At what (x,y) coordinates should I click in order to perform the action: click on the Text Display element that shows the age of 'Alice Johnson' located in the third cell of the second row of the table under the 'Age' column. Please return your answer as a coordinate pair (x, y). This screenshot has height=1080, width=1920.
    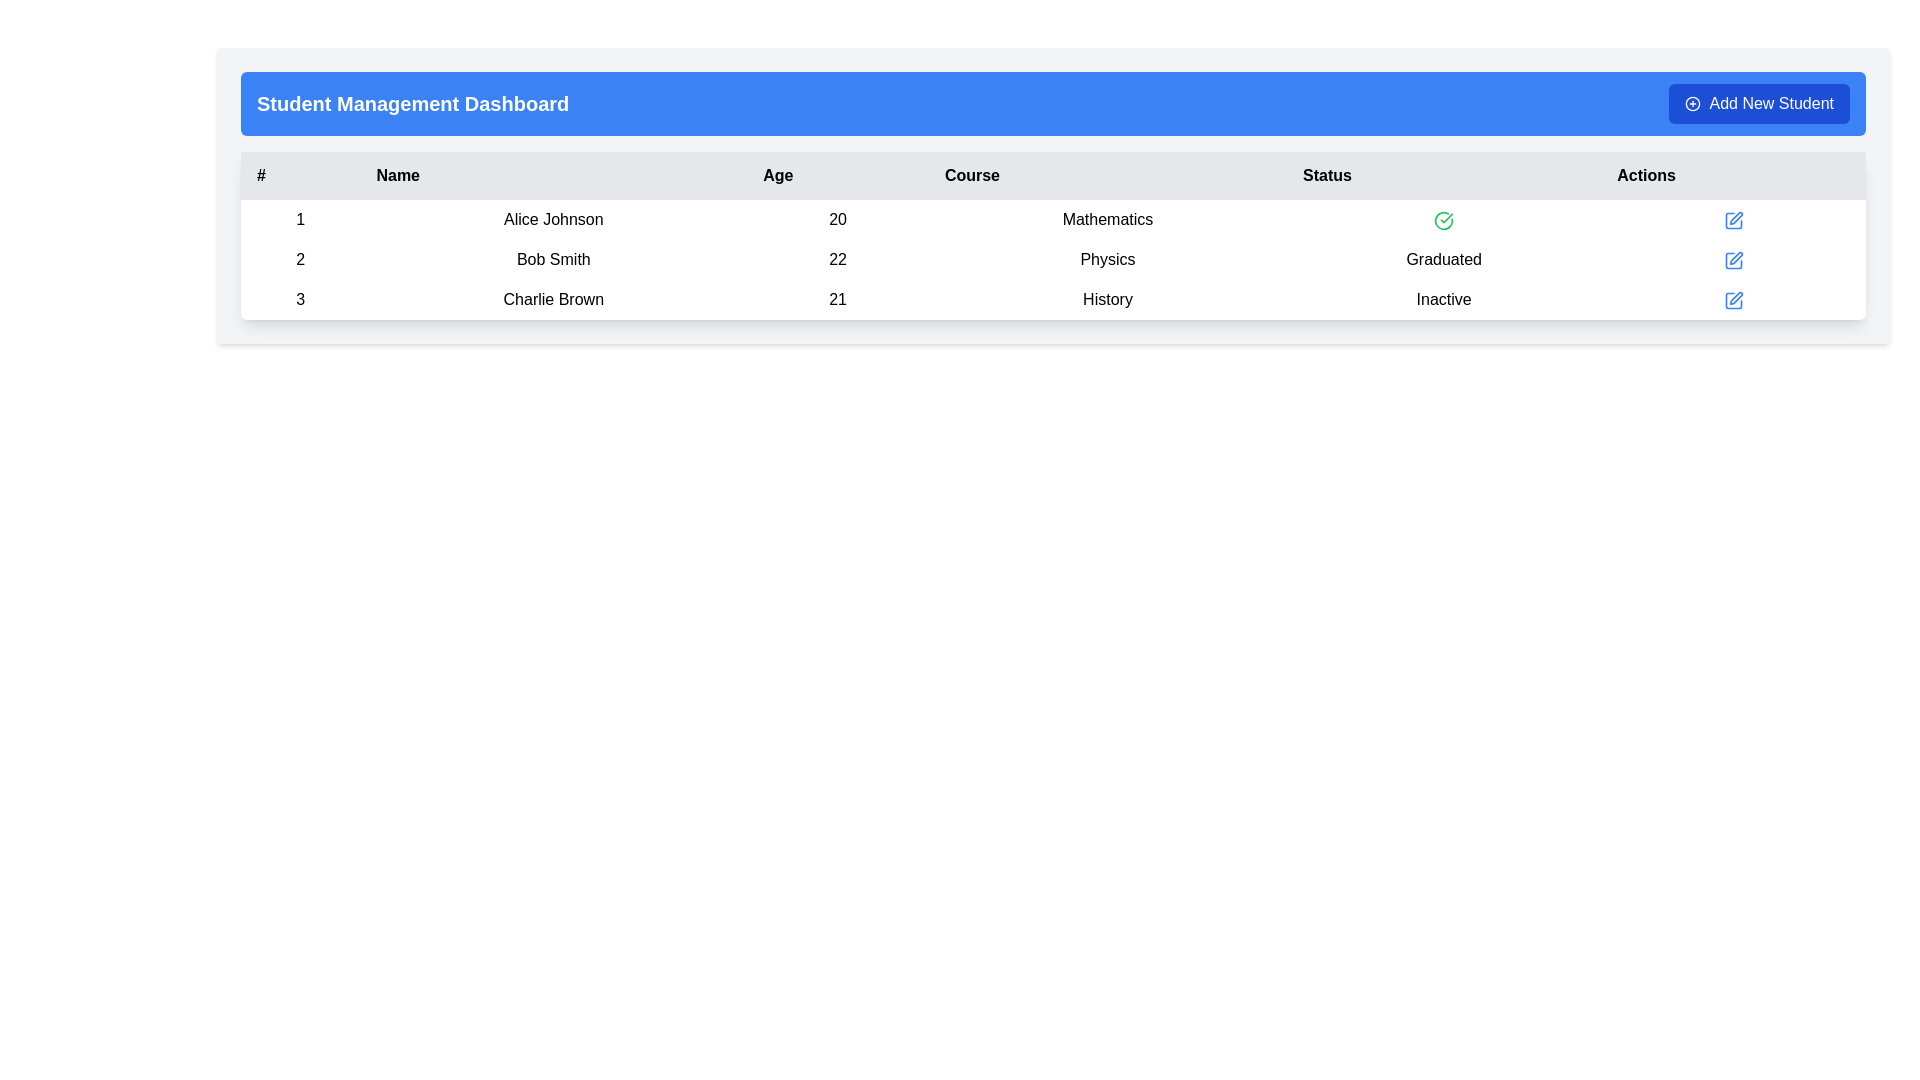
    Looking at the image, I should click on (838, 219).